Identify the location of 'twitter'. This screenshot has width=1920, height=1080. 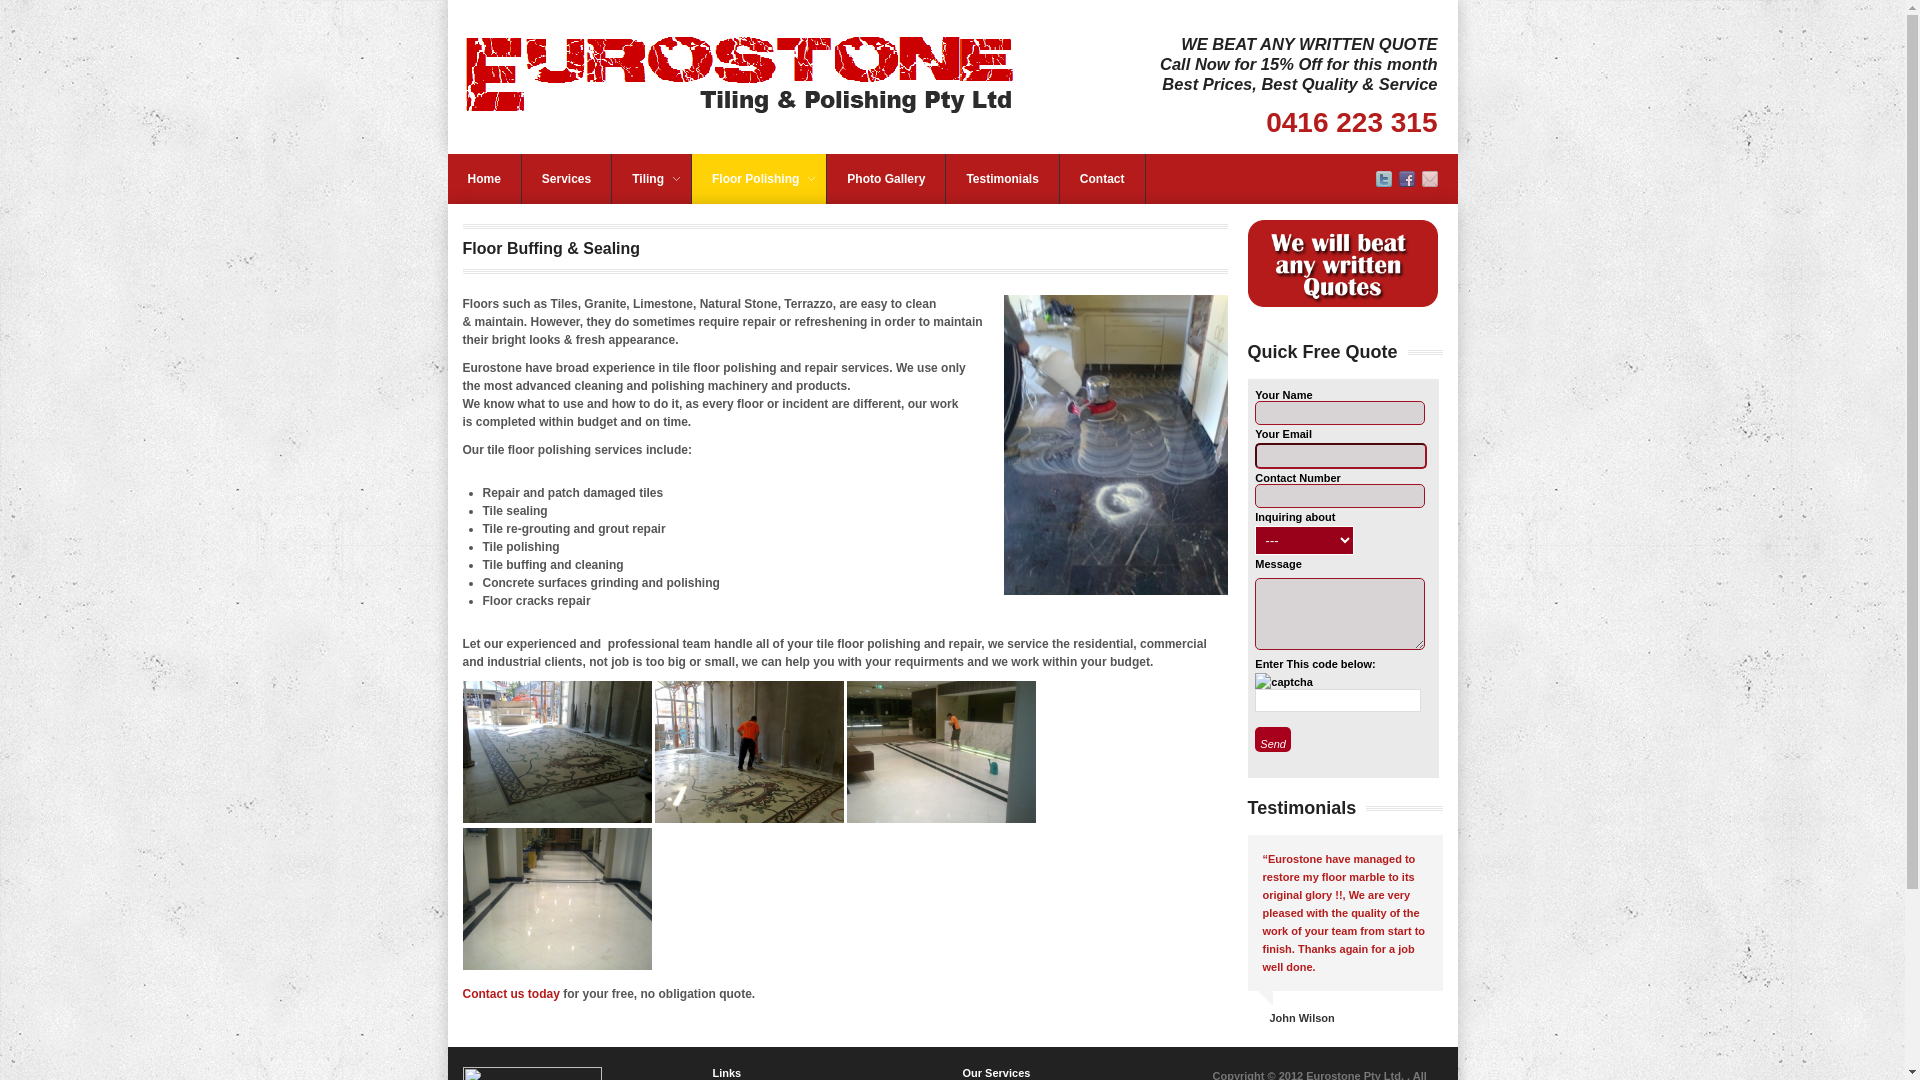
(1382, 182).